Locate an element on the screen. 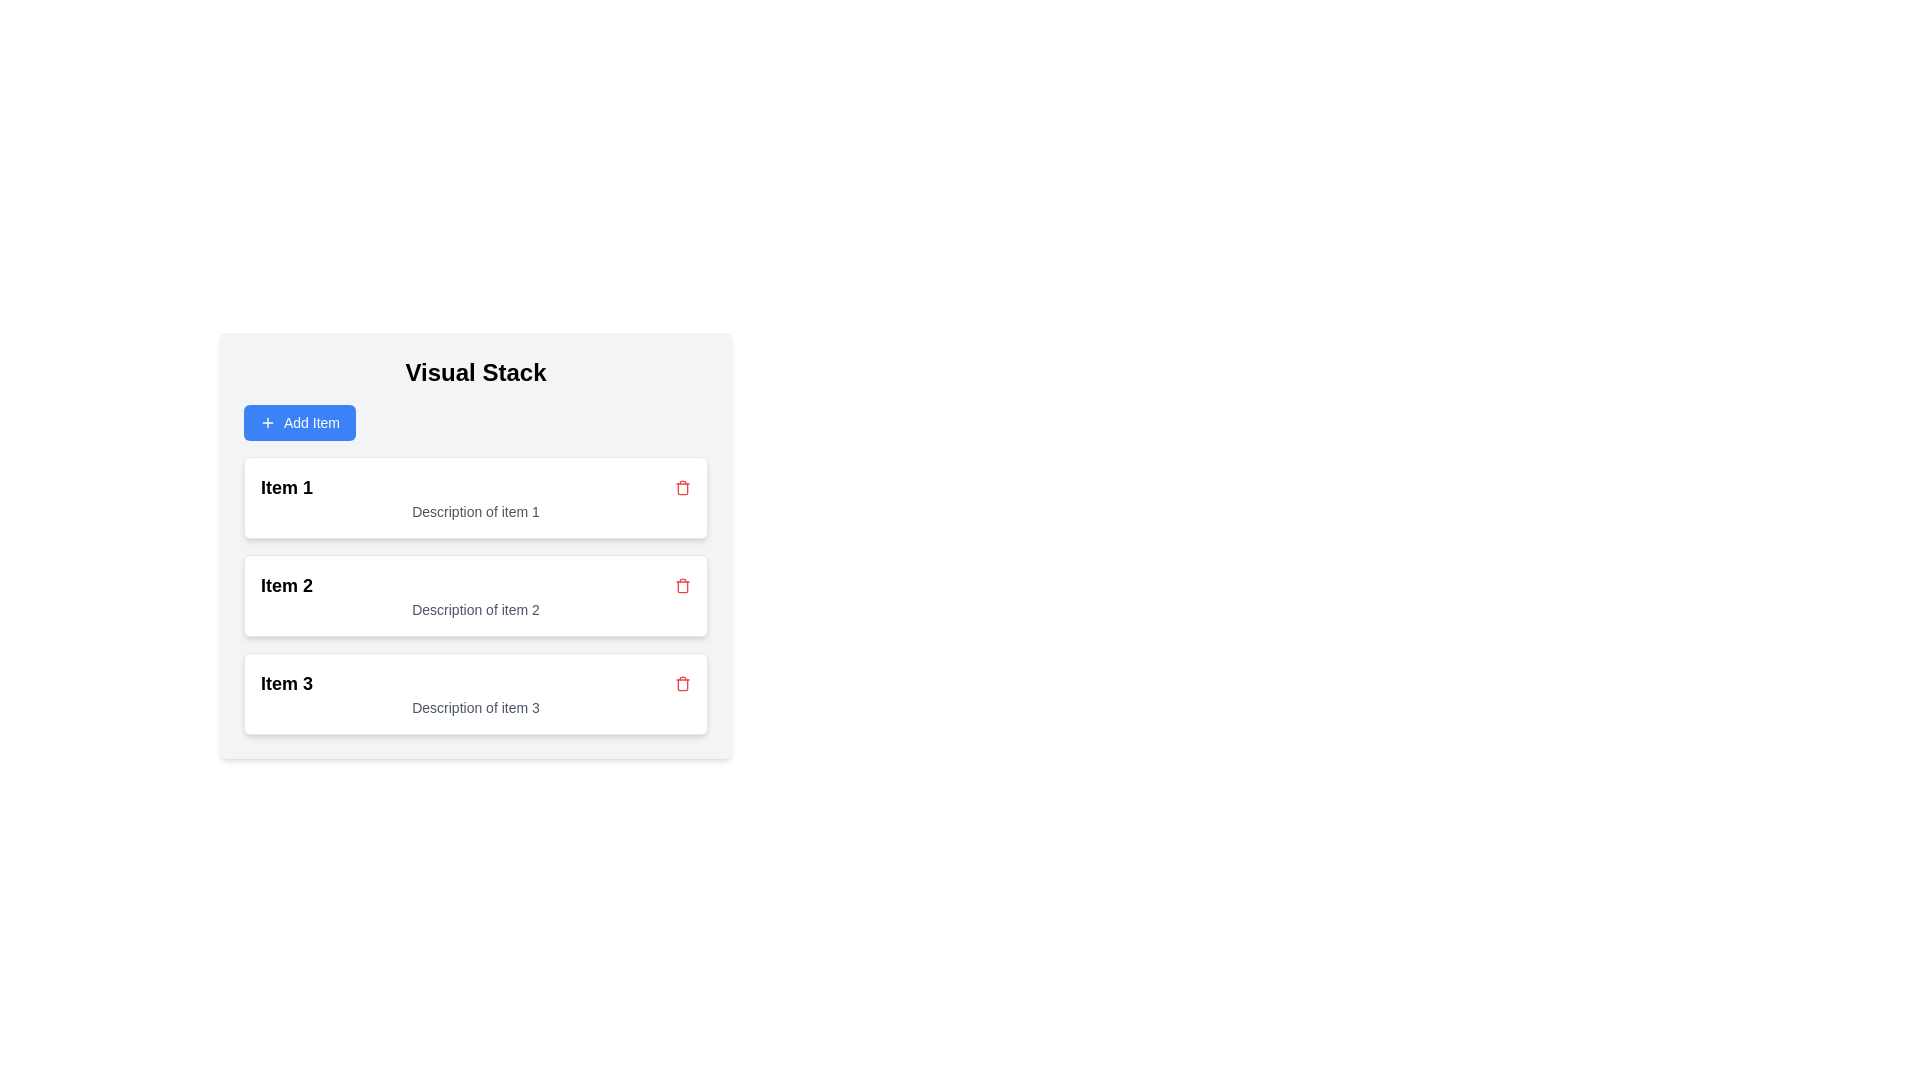 Image resolution: width=1920 pixels, height=1080 pixels. the text label that represents 'Item 3' in the vertical list labeled 'Visual Stack' on the main interface is located at coordinates (286, 682).